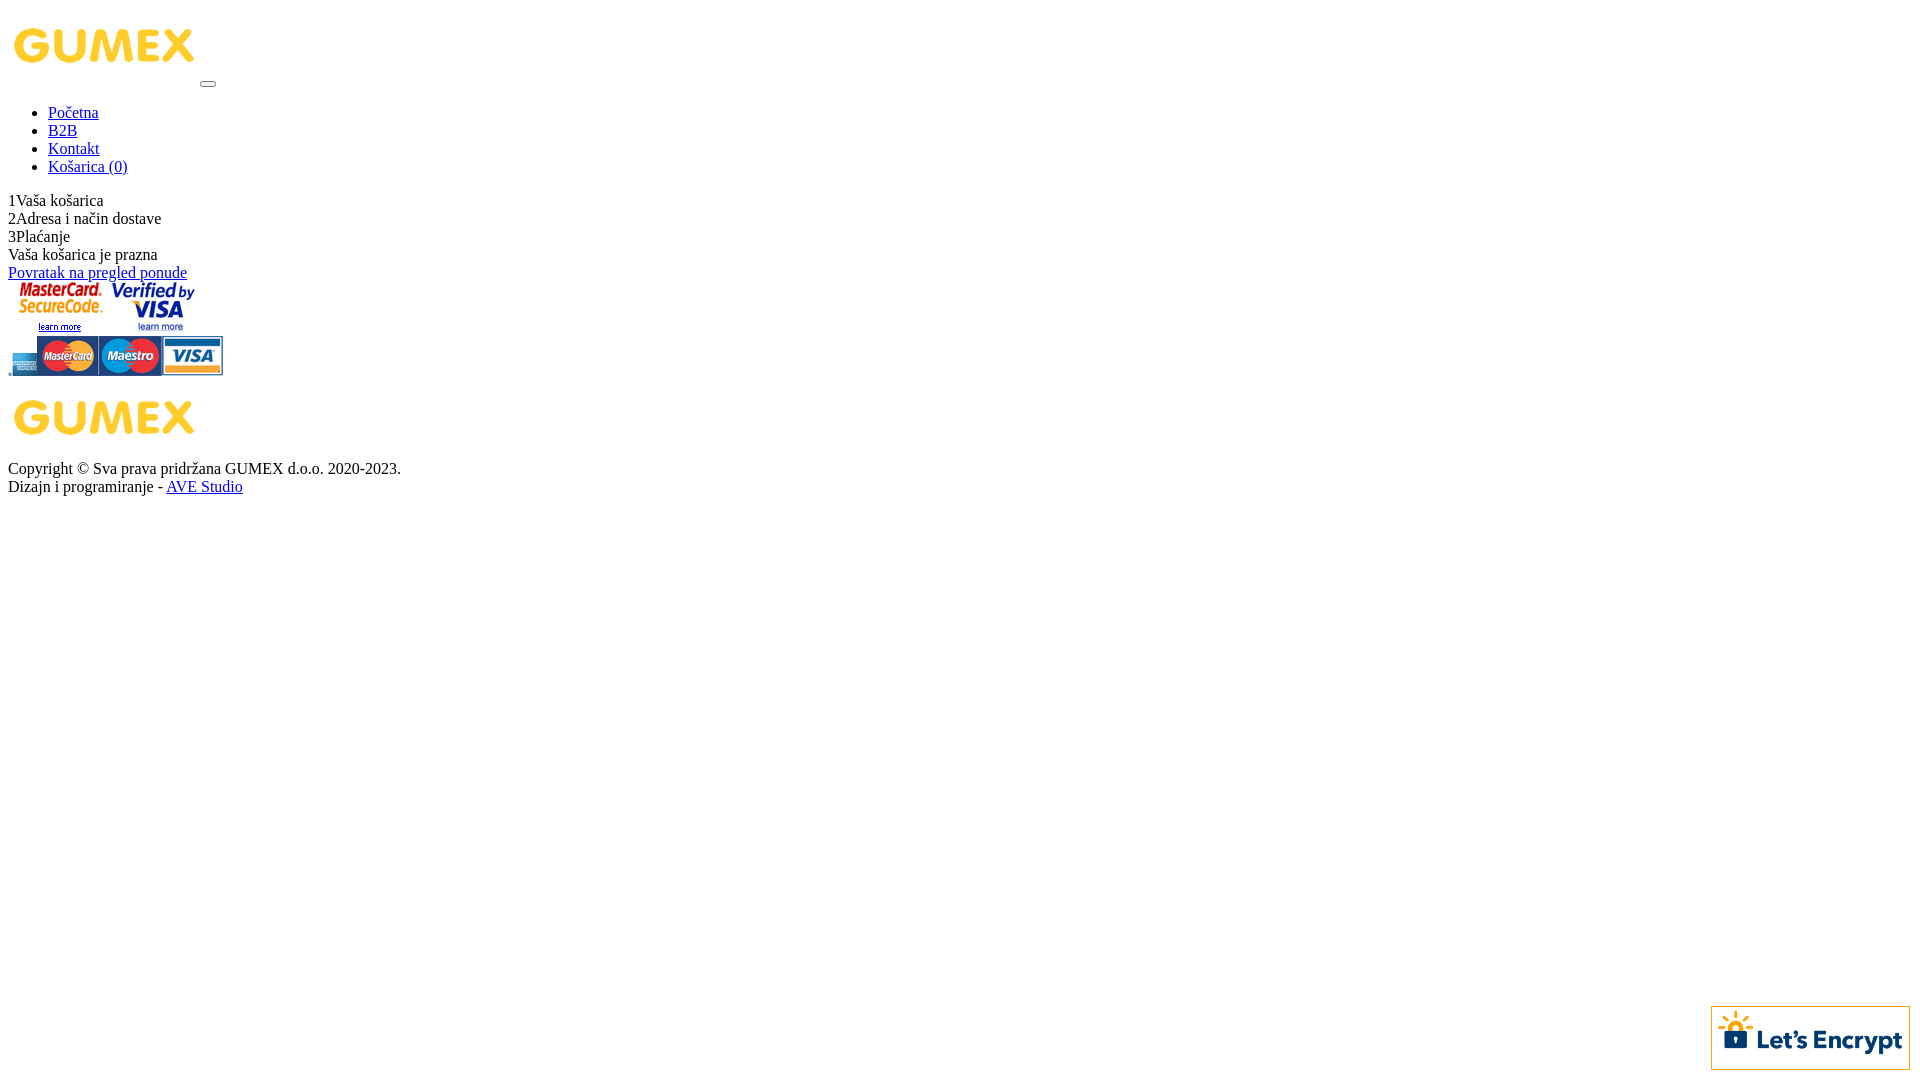 Image resolution: width=1920 pixels, height=1080 pixels. What do you see at coordinates (48, 147) in the screenshot?
I see `'Kontakt'` at bounding box center [48, 147].